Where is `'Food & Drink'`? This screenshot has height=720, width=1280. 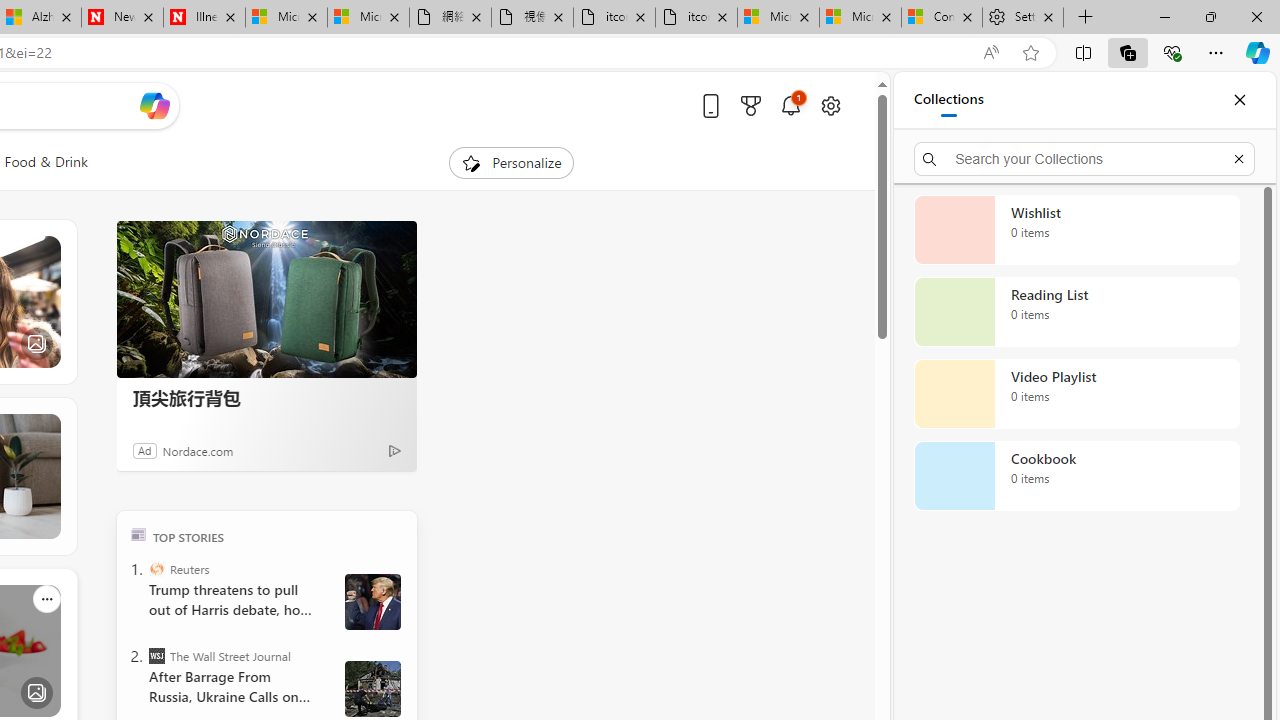 'Food & Drink' is located at coordinates (46, 162).